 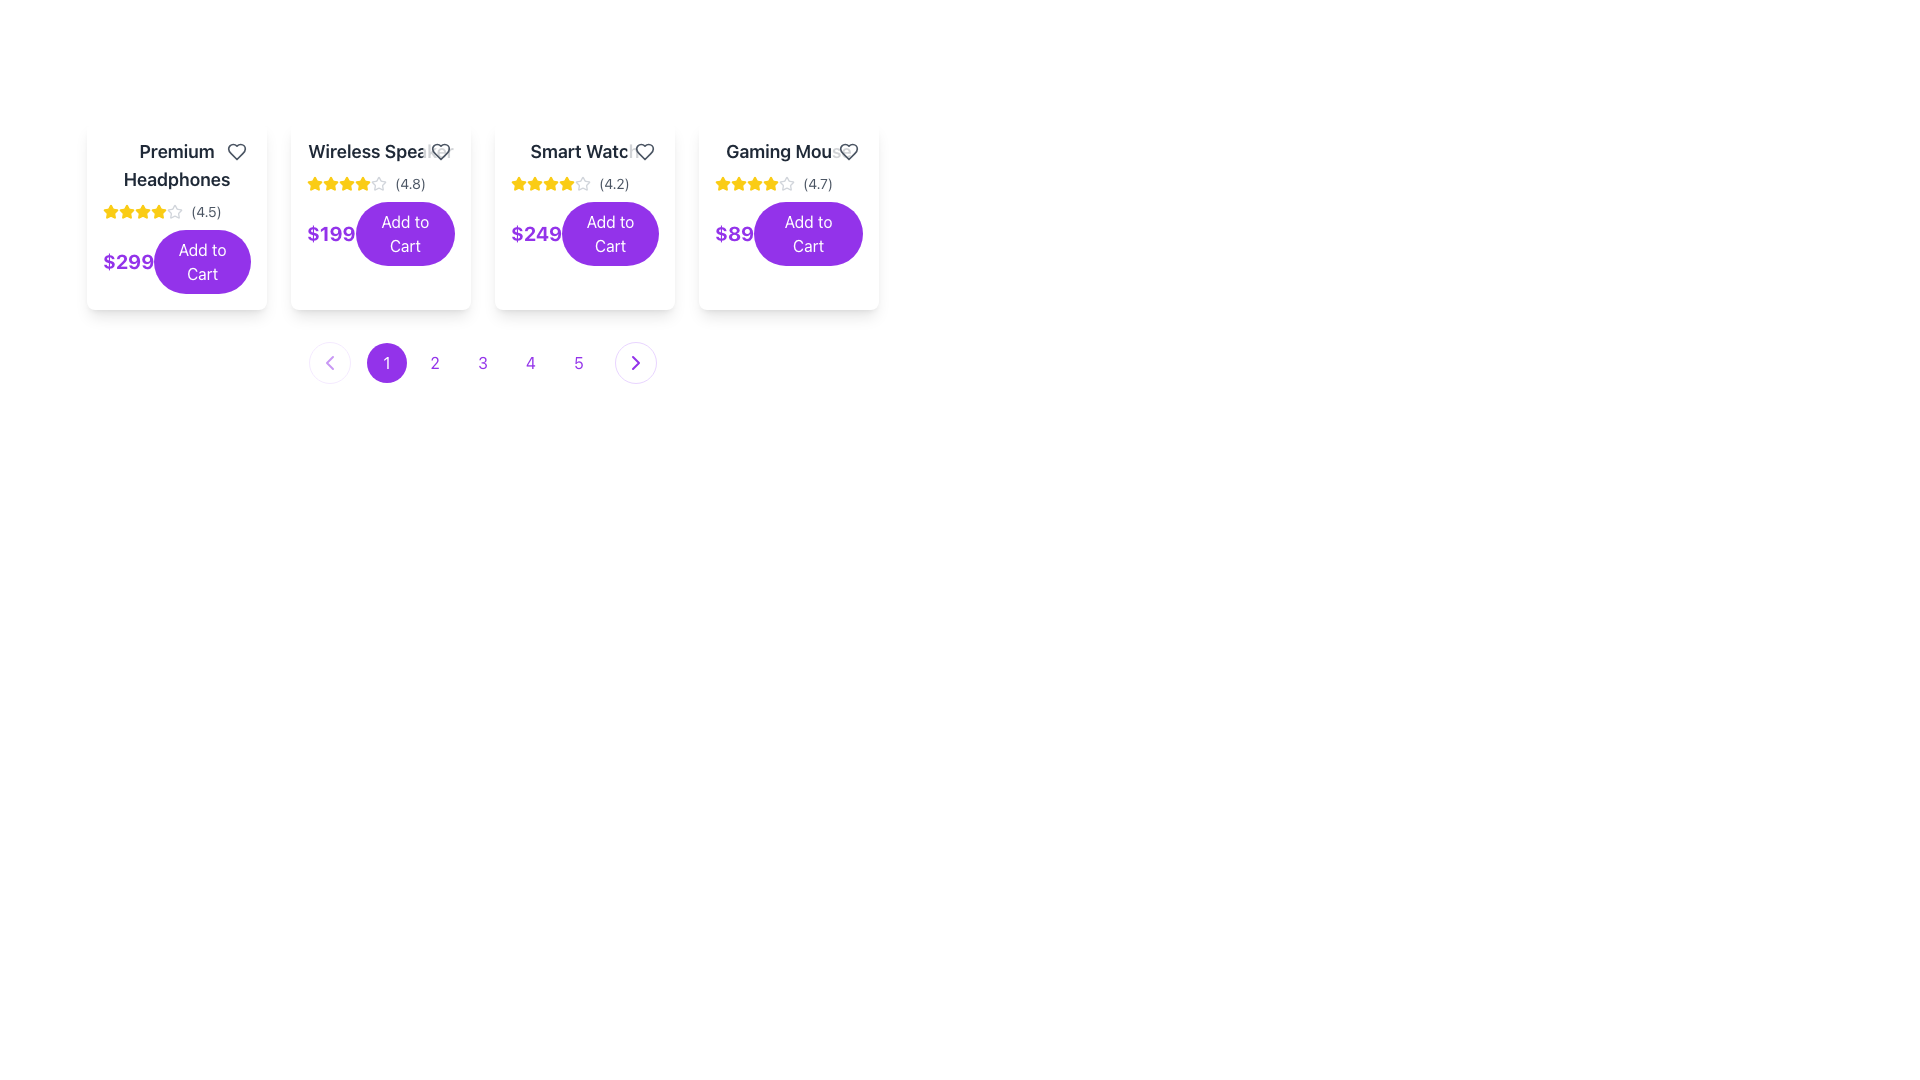 What do you see at coordinates (346, 184) in the screenshot?
I see `the fifth star in the interactive rating system for the 'Wireless Speaker' product, which visually signifies part of the rating value` at bounding box center [346, 184].